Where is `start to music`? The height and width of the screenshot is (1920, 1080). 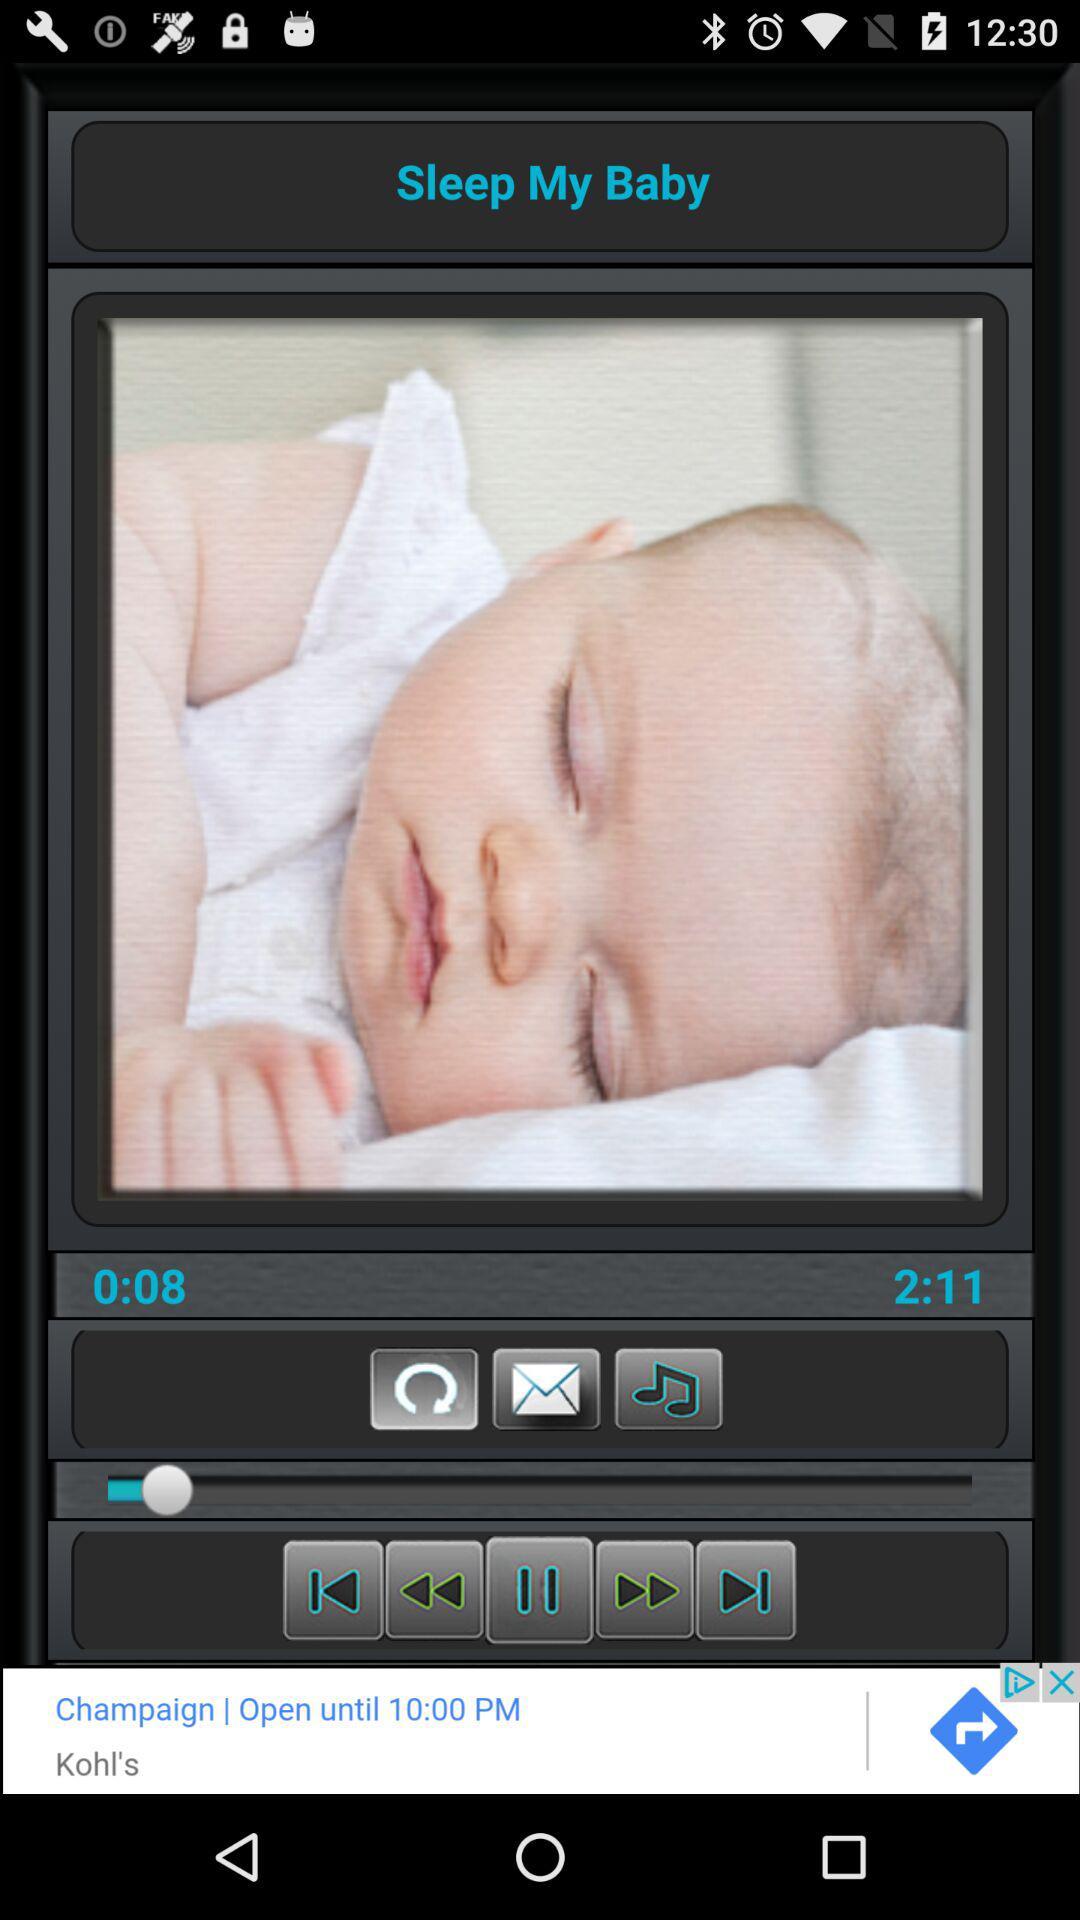 start to music is located at coordinates (668, 1387).